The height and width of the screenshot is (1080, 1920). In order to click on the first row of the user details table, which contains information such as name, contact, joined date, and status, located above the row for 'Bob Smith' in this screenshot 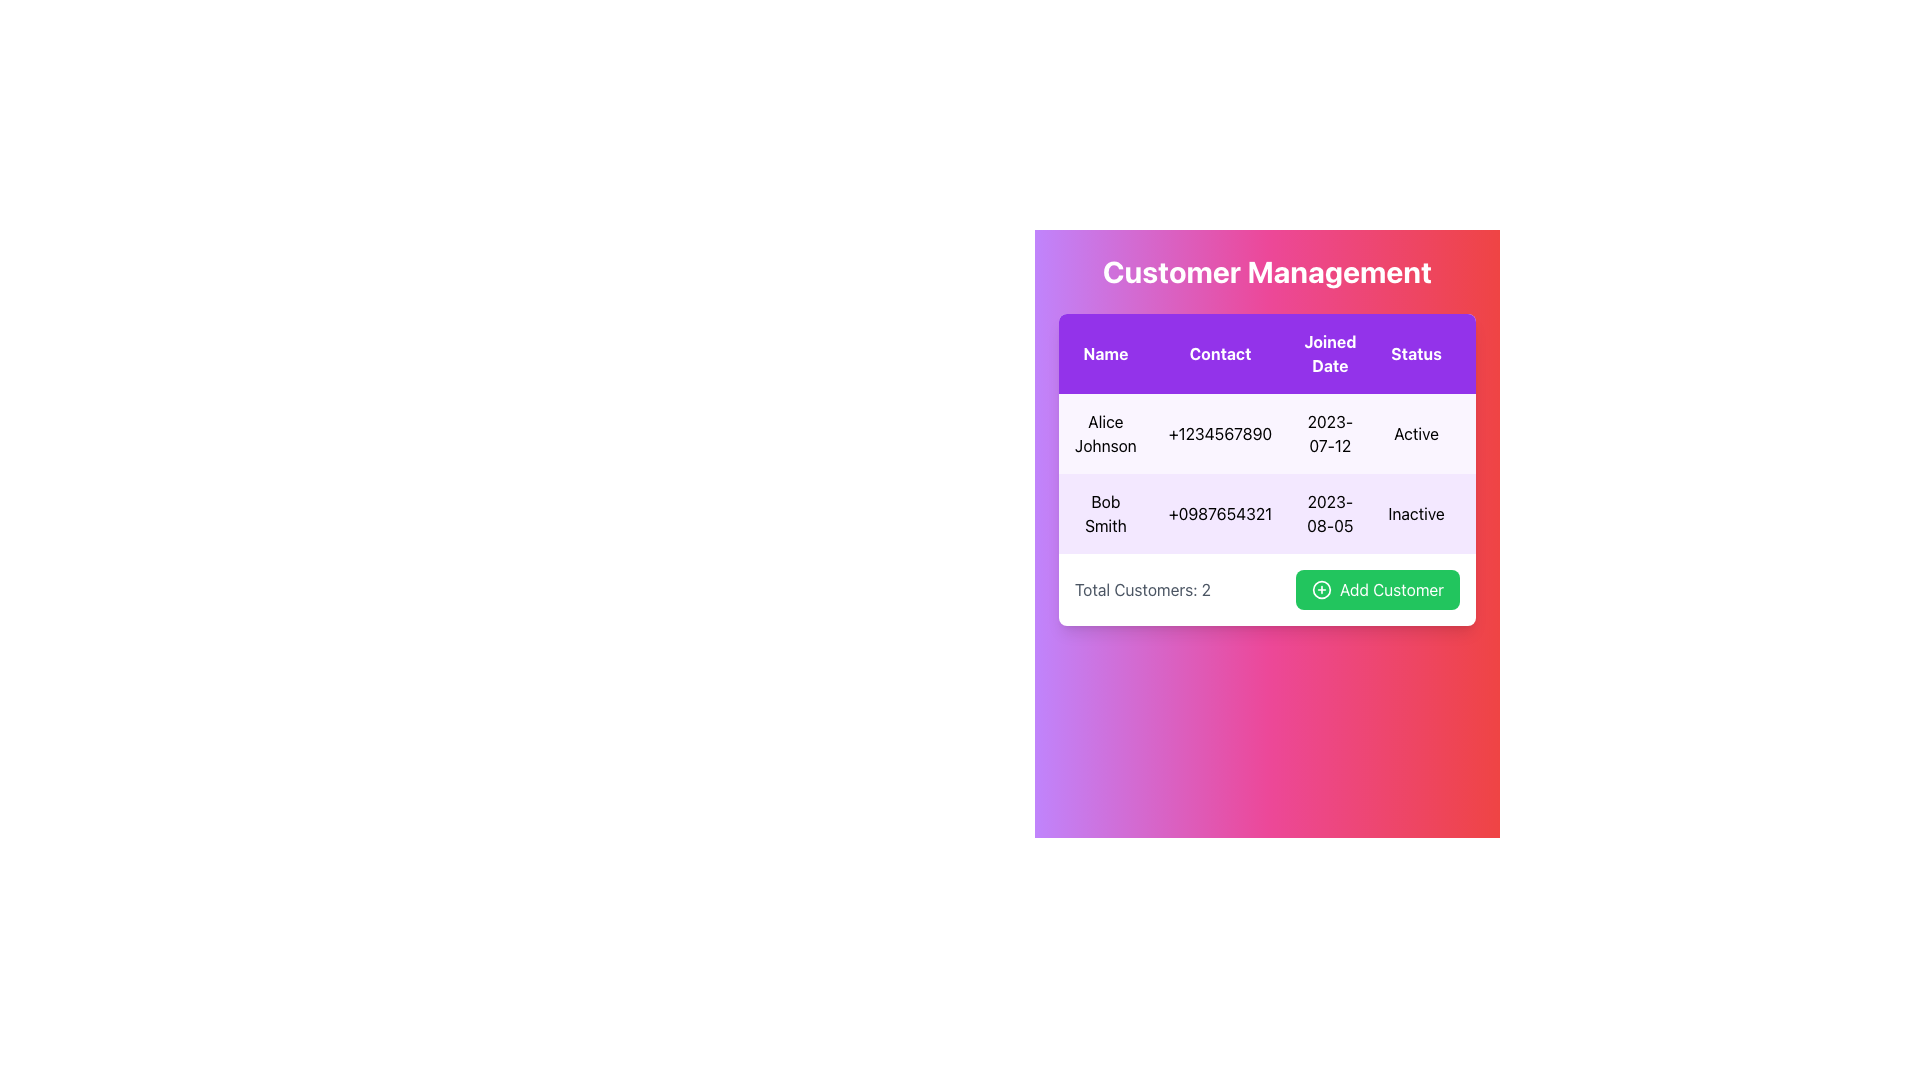, I will do `click(1331, 433)`.